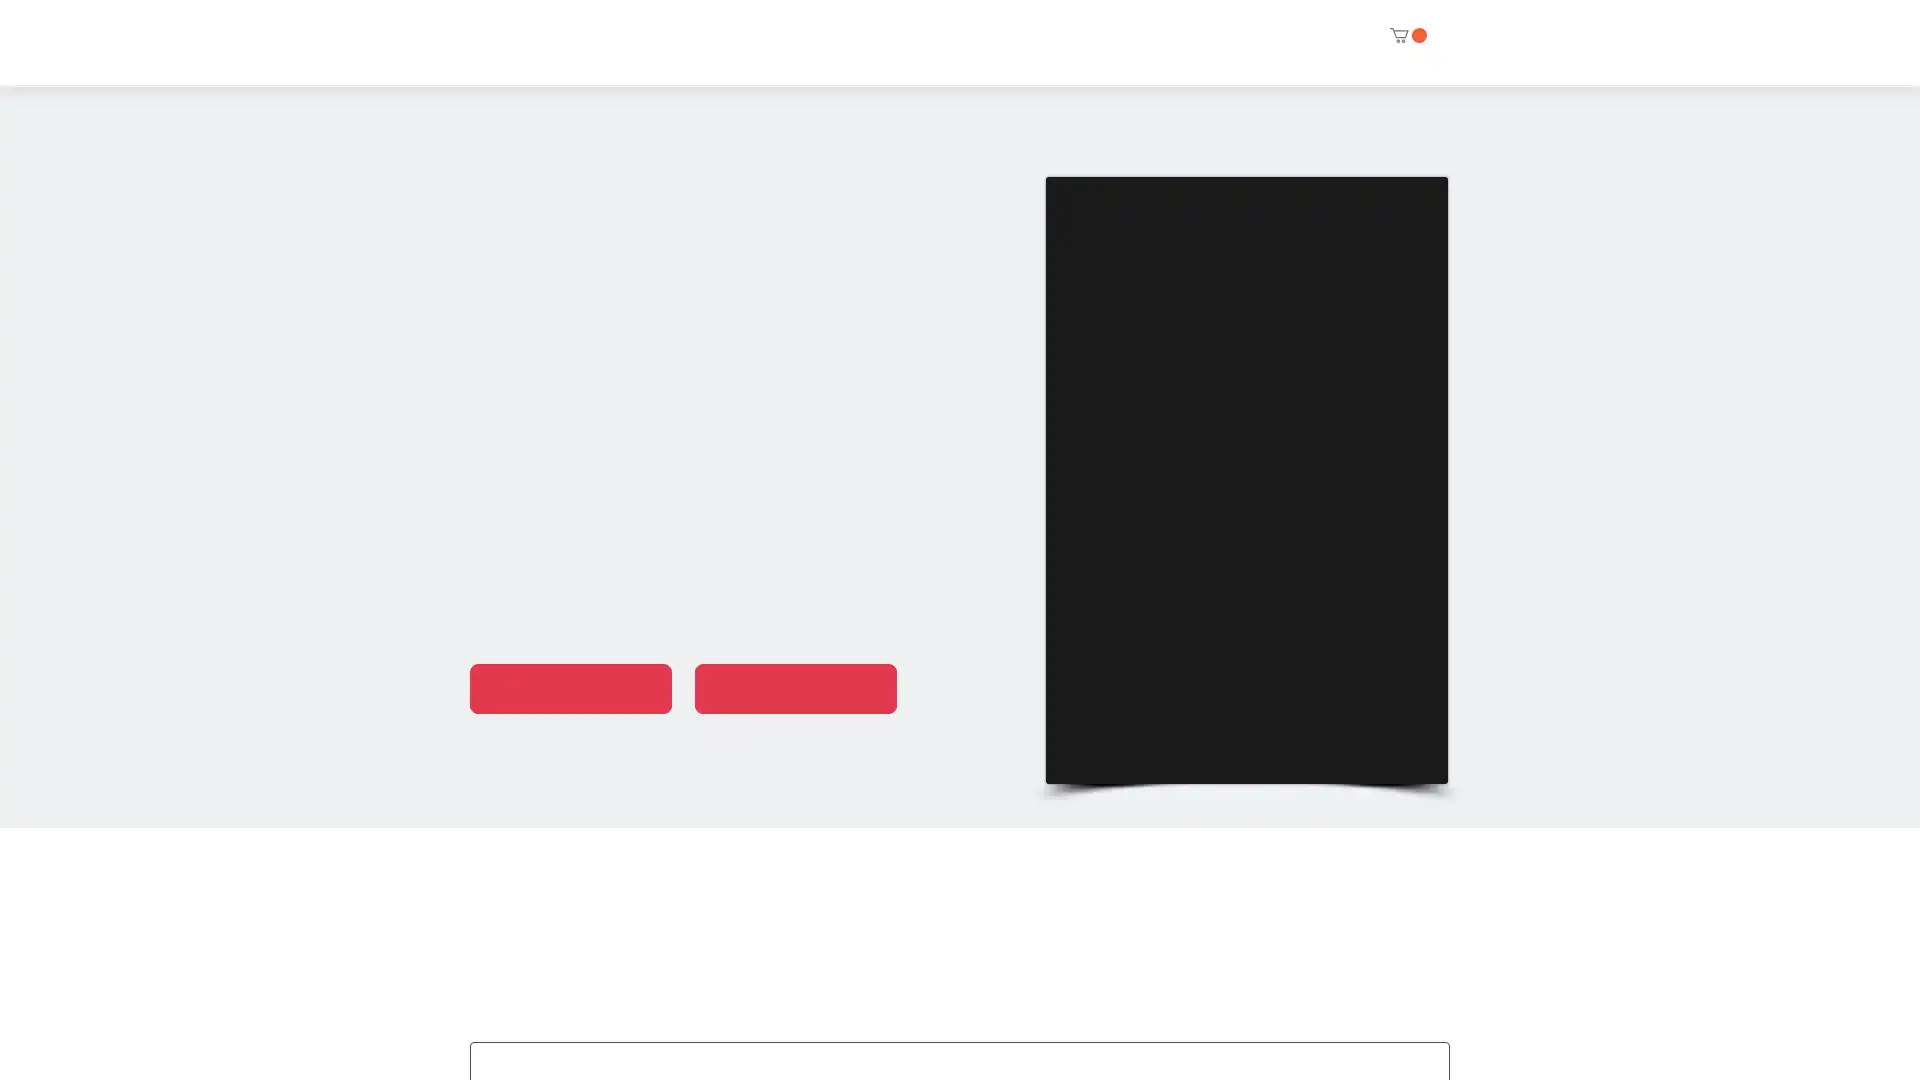  I want to click on ANTHOLOGIES, so click(670, 998).